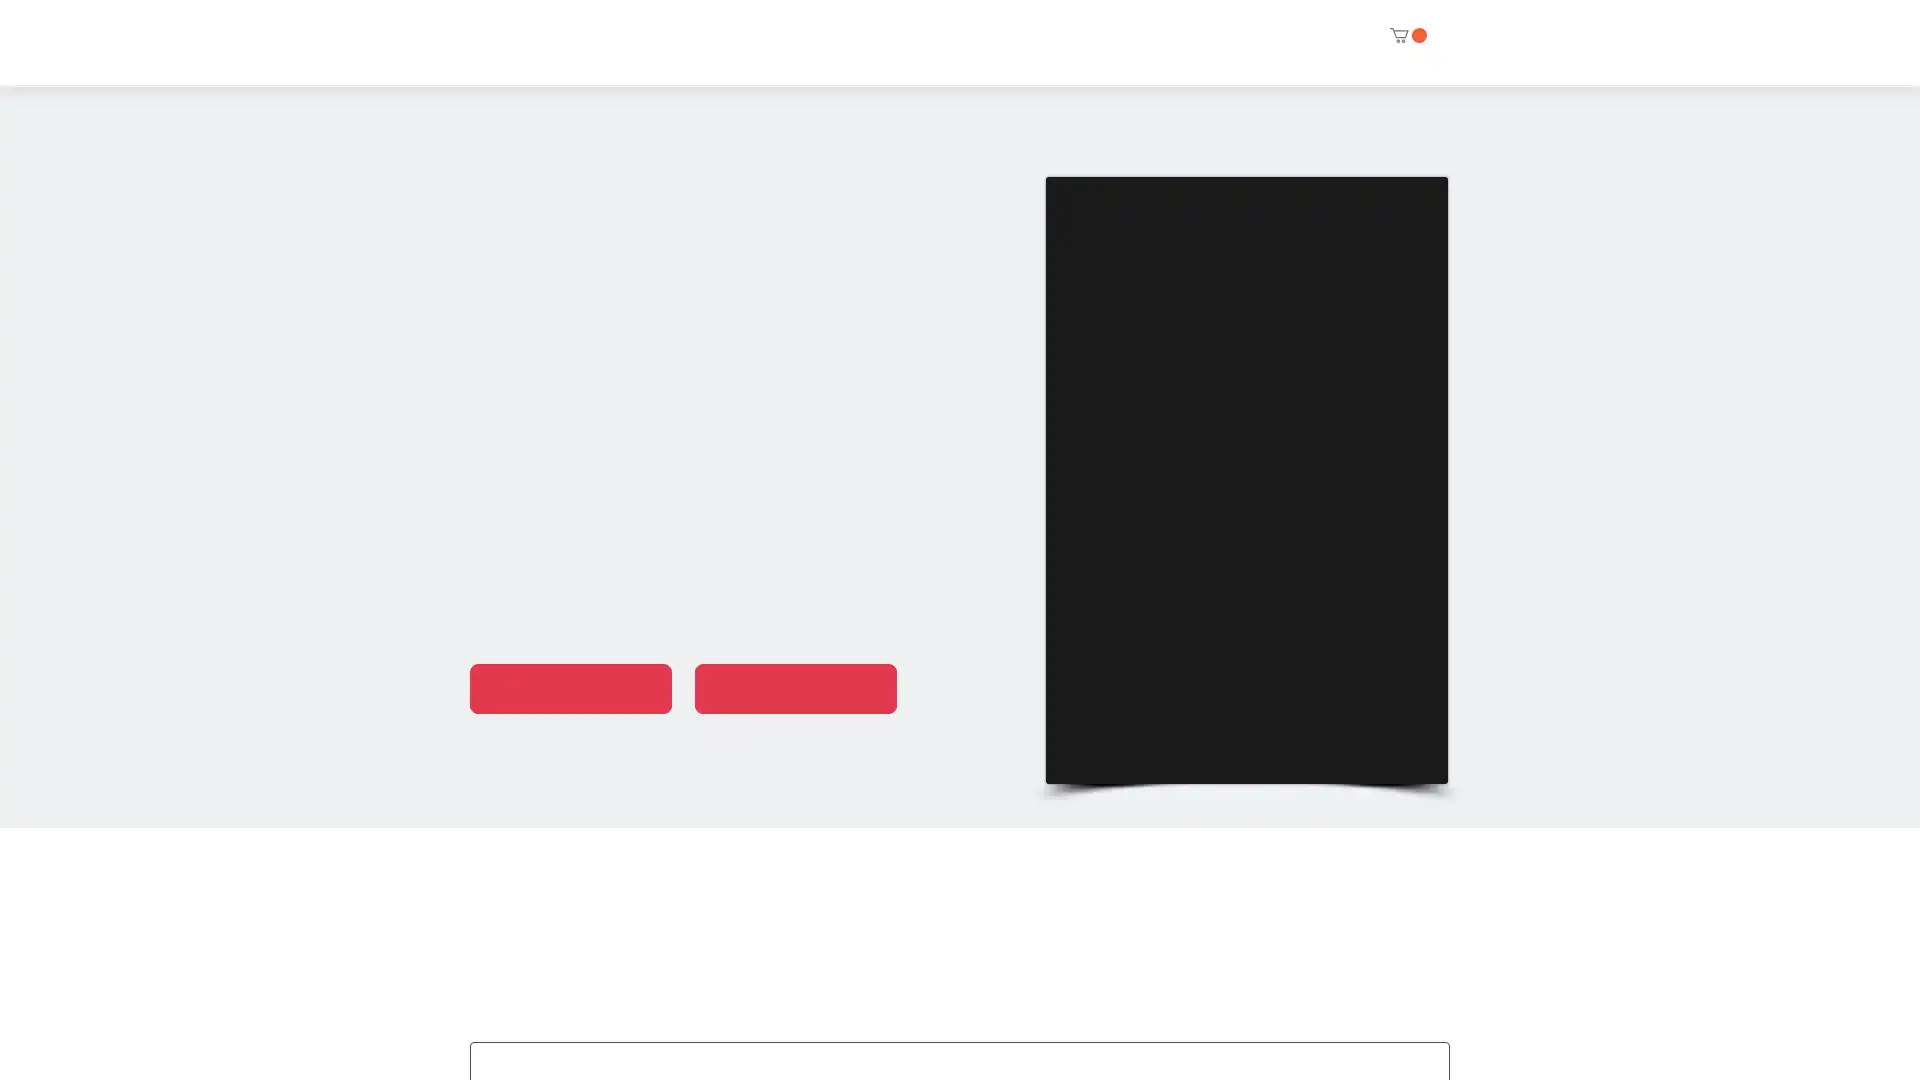  I want to click on ANTHOLOGIES, so click(670, 998).